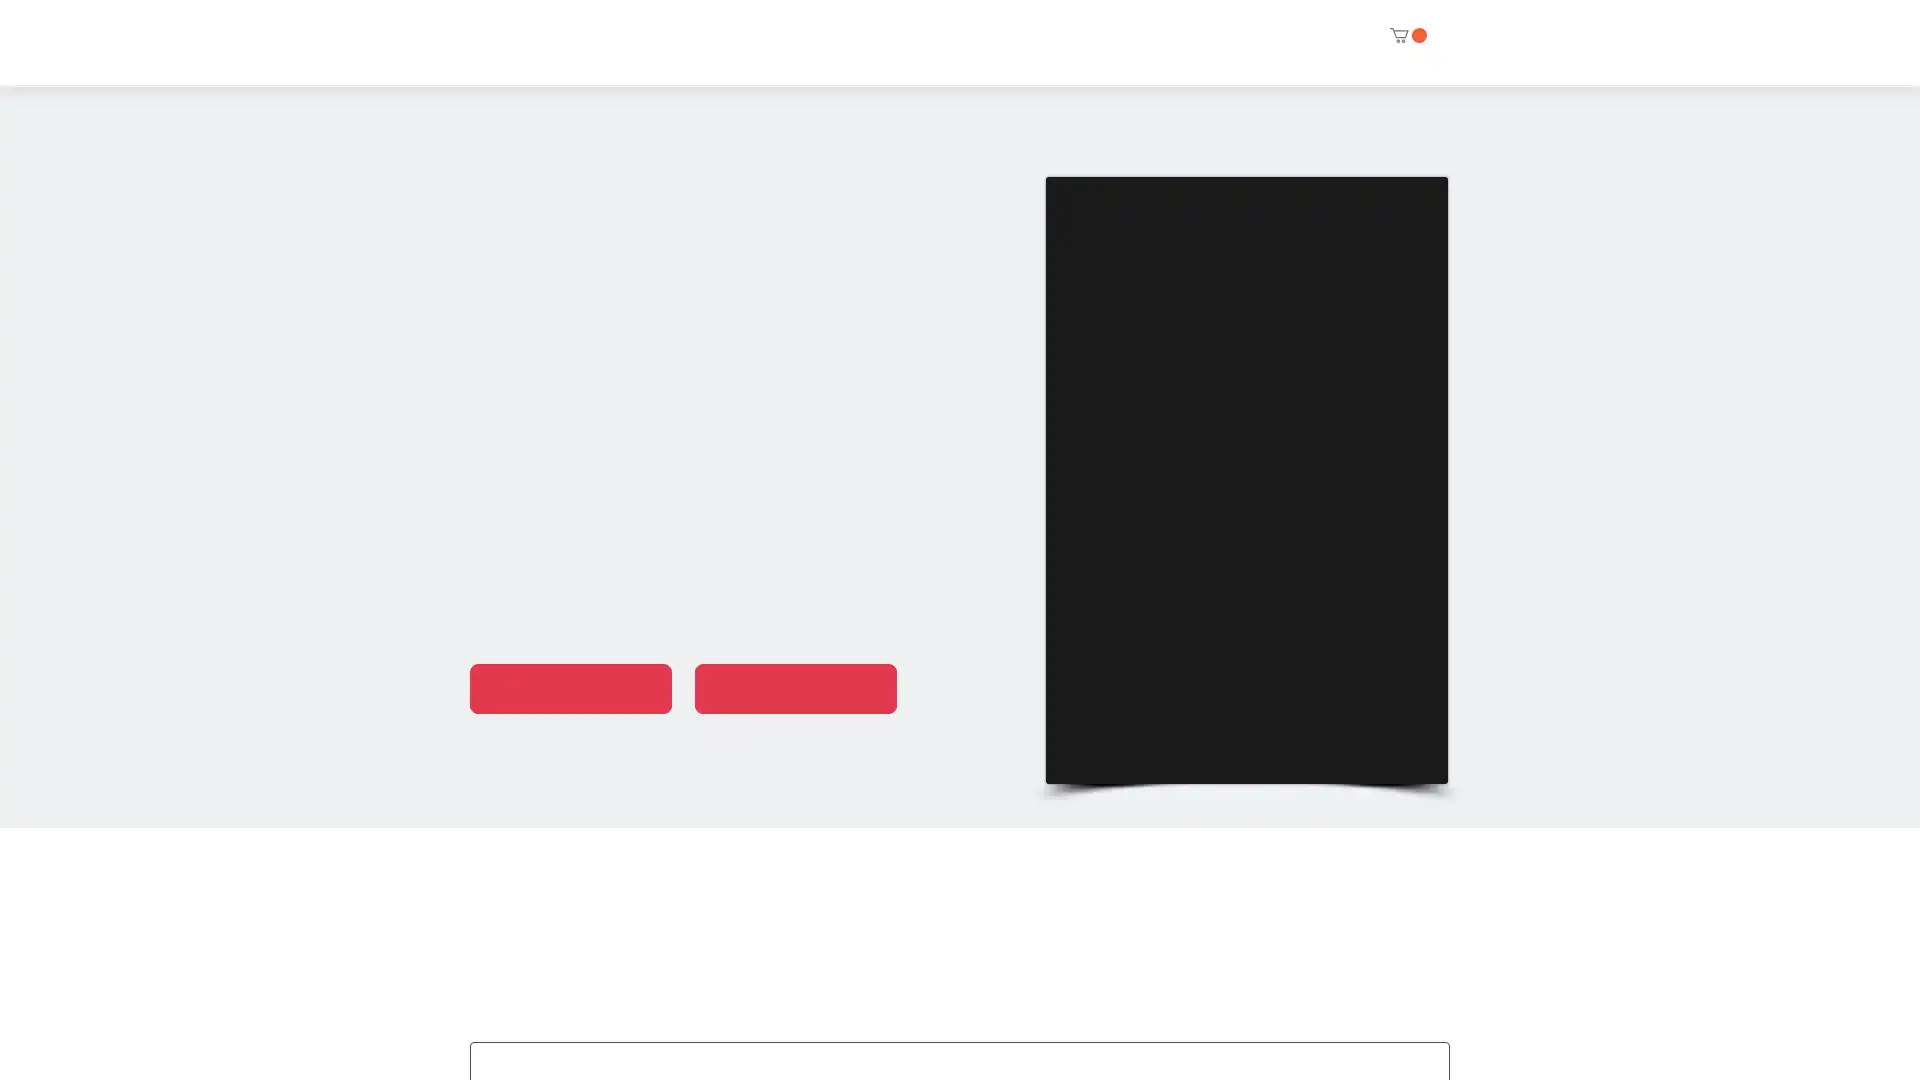  I want to click on ANTHOLOGIES, so click(670, 998).